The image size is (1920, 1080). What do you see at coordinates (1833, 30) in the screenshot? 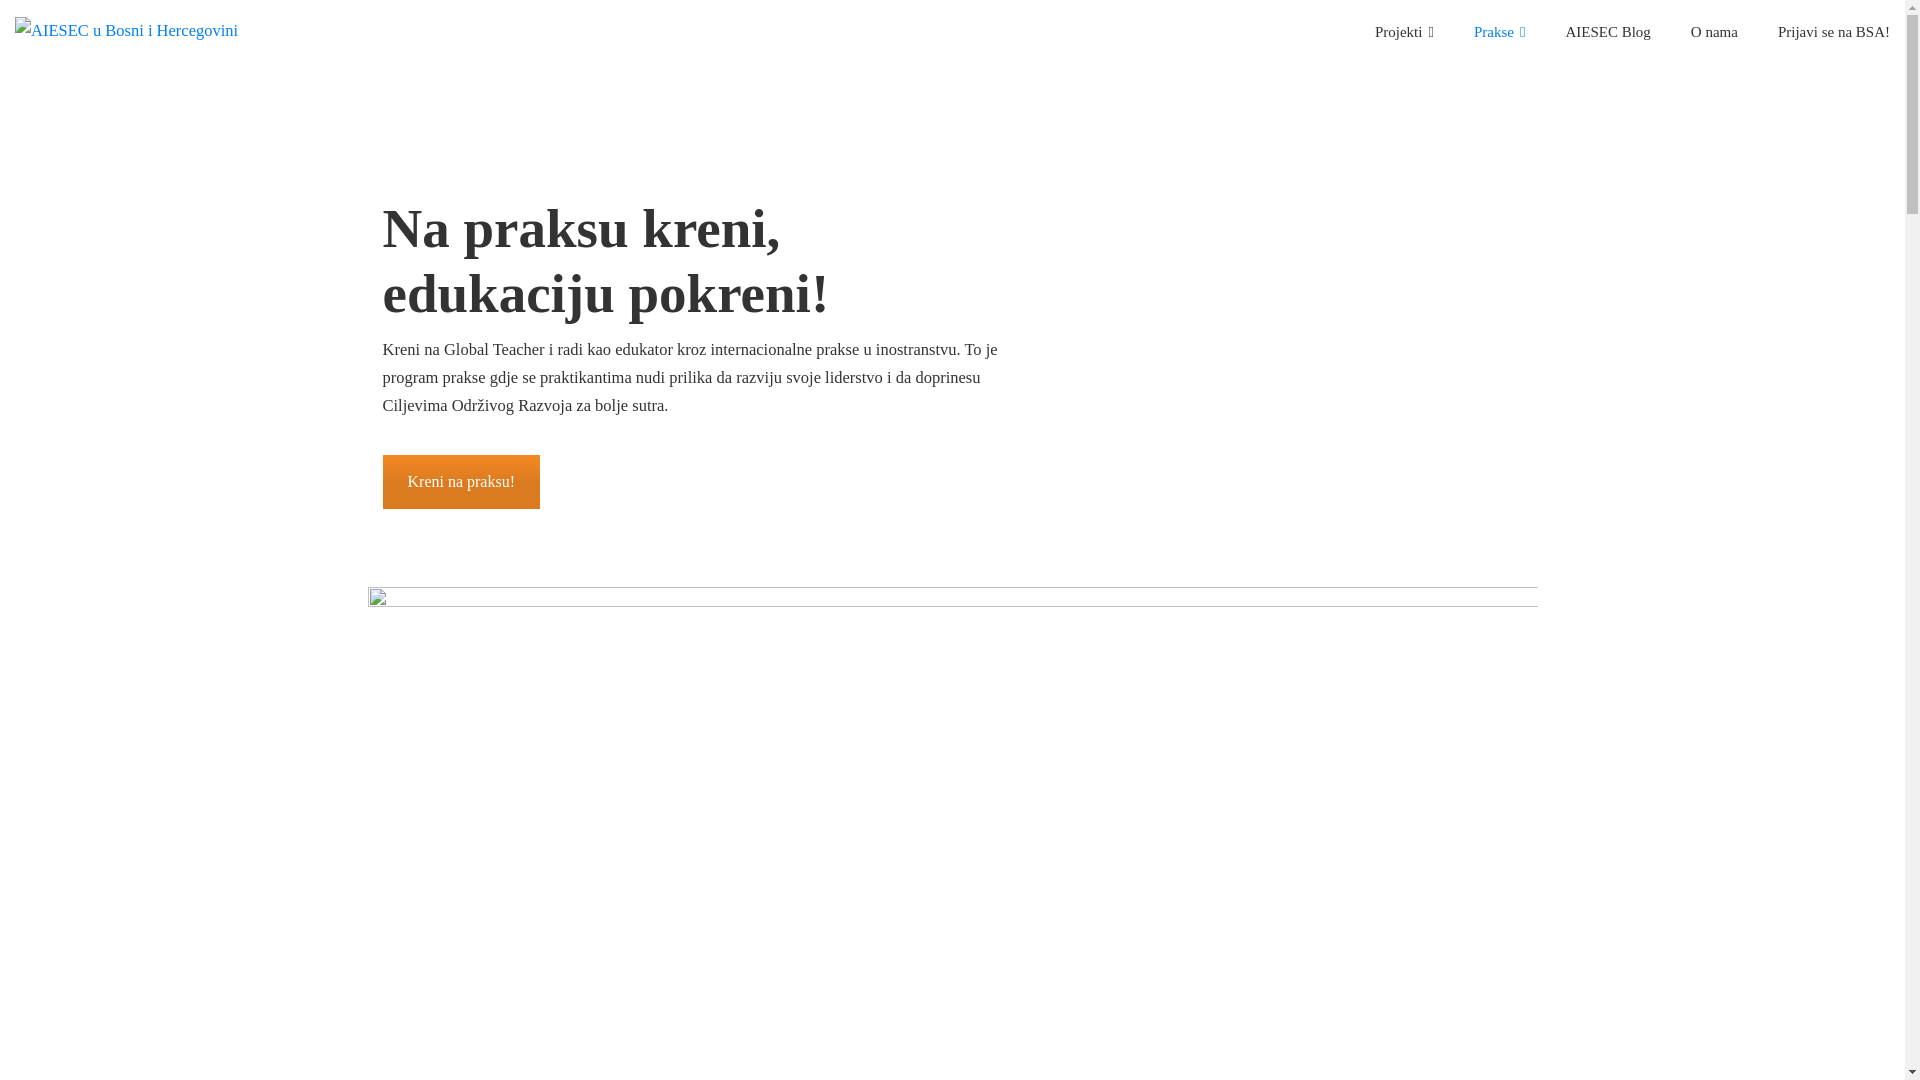
I see `'Prijavi se na BSA!'` at bounding box center [1833, 30].